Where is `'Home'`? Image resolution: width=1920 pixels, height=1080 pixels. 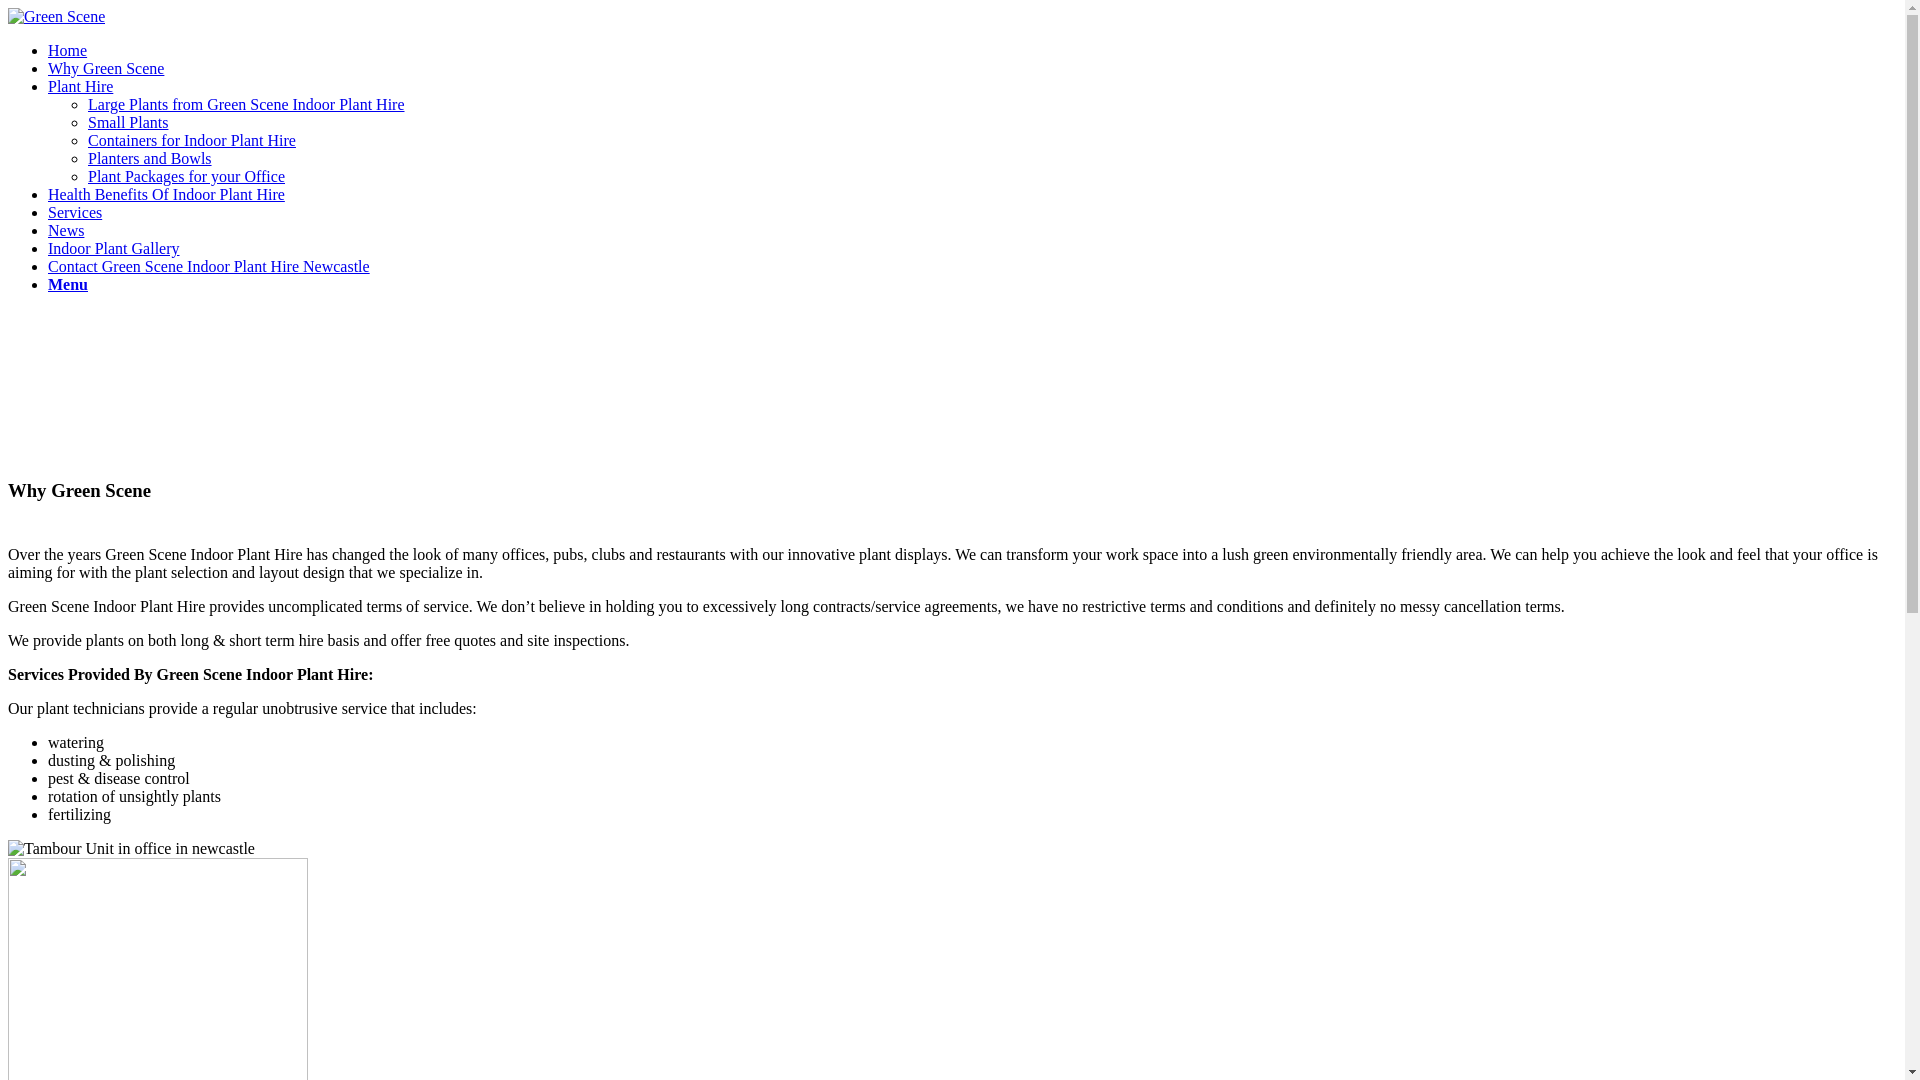
'Home' is located at coordinates (67, 49).